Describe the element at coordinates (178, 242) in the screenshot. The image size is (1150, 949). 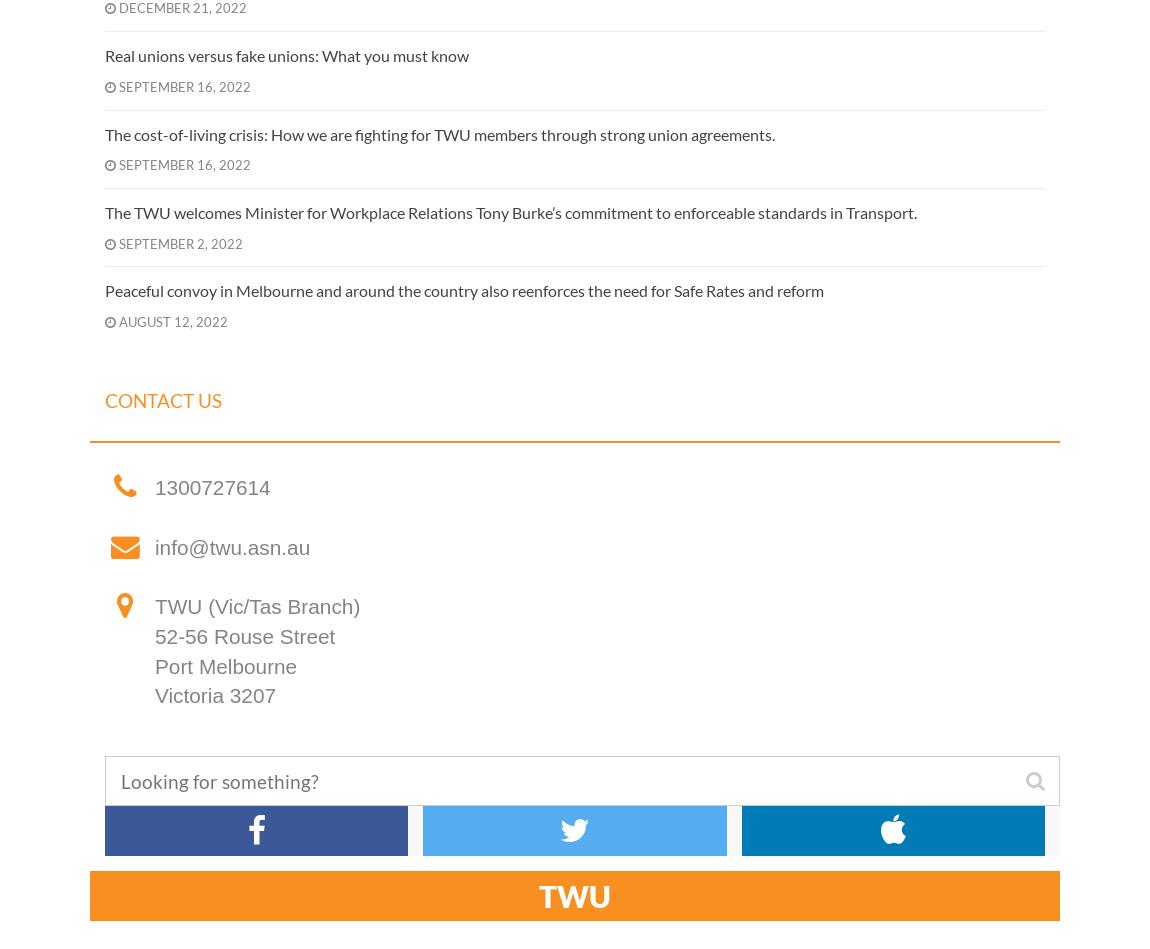
I see `'September 2, 2022'` at that location.